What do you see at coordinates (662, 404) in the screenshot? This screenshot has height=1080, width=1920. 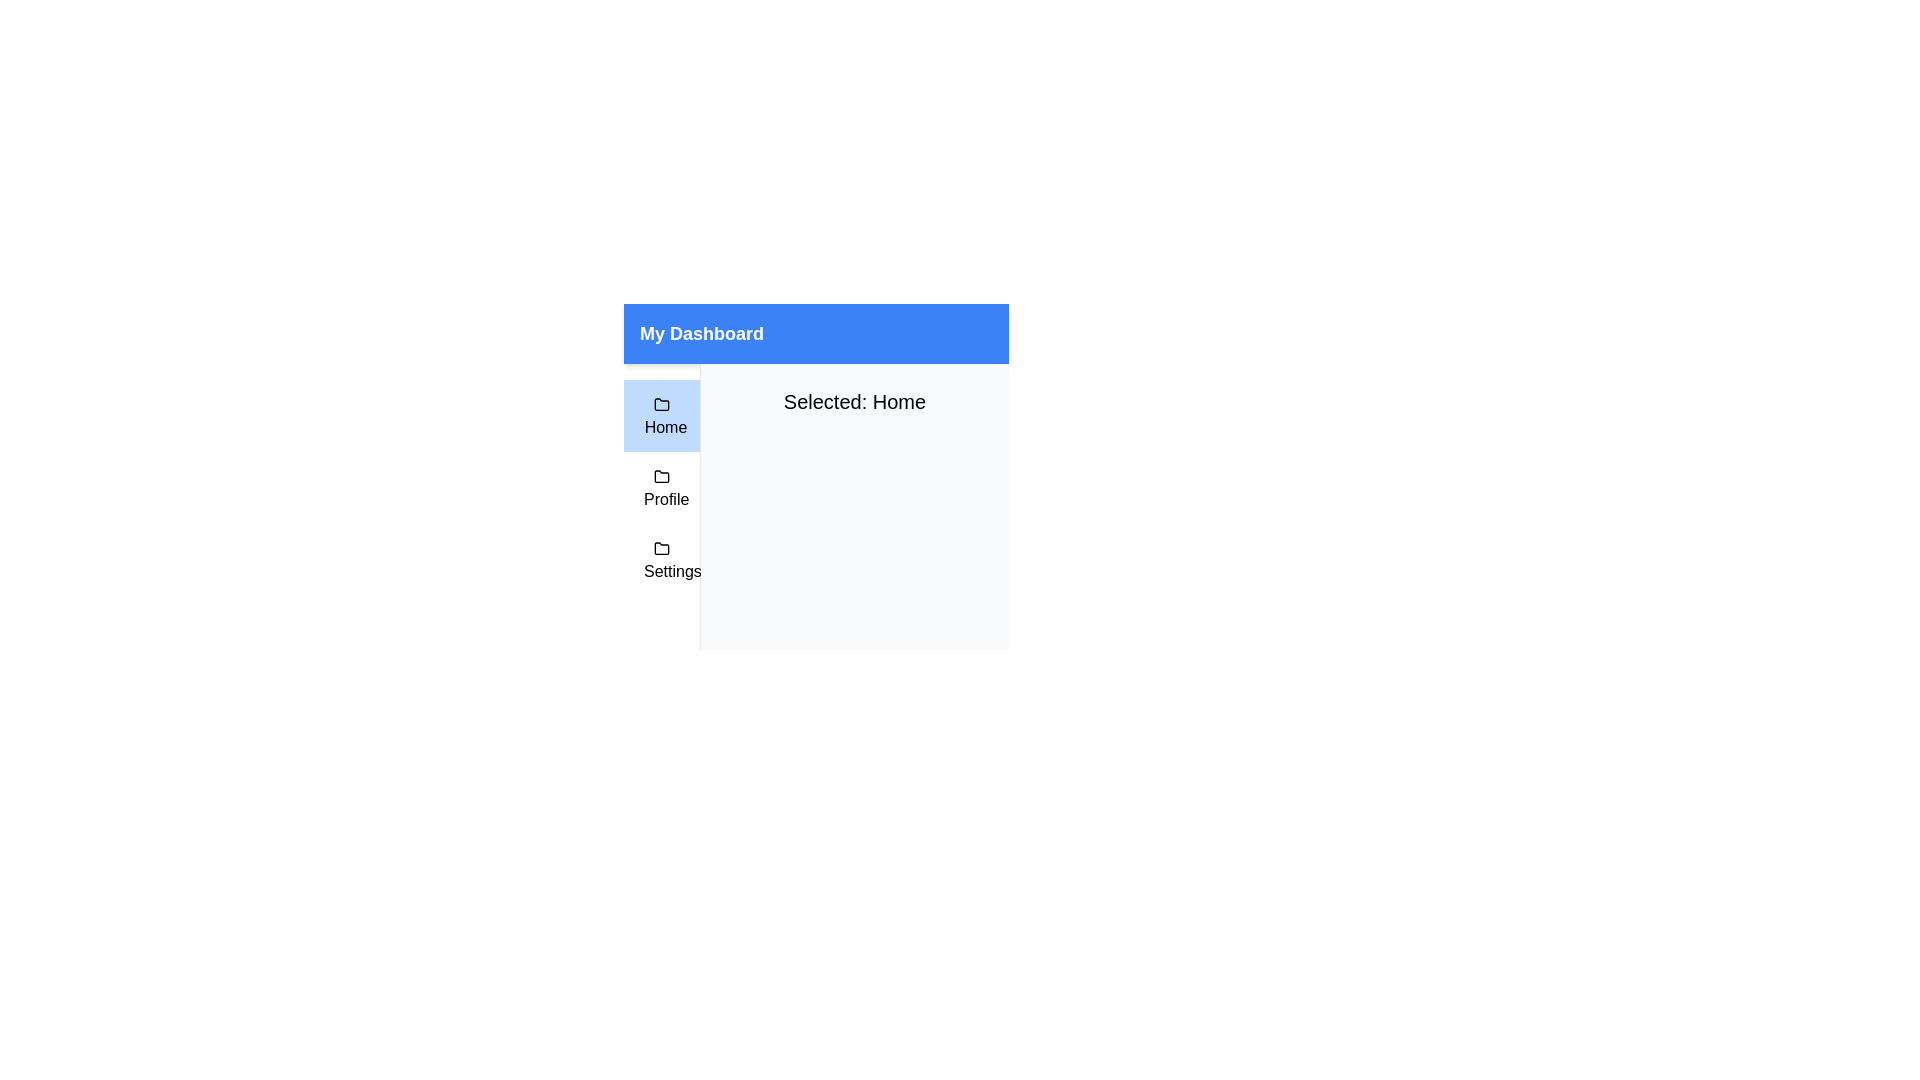 I see `the folder icon located to the left of the 'Home' text` at bounding box center [662, 404].